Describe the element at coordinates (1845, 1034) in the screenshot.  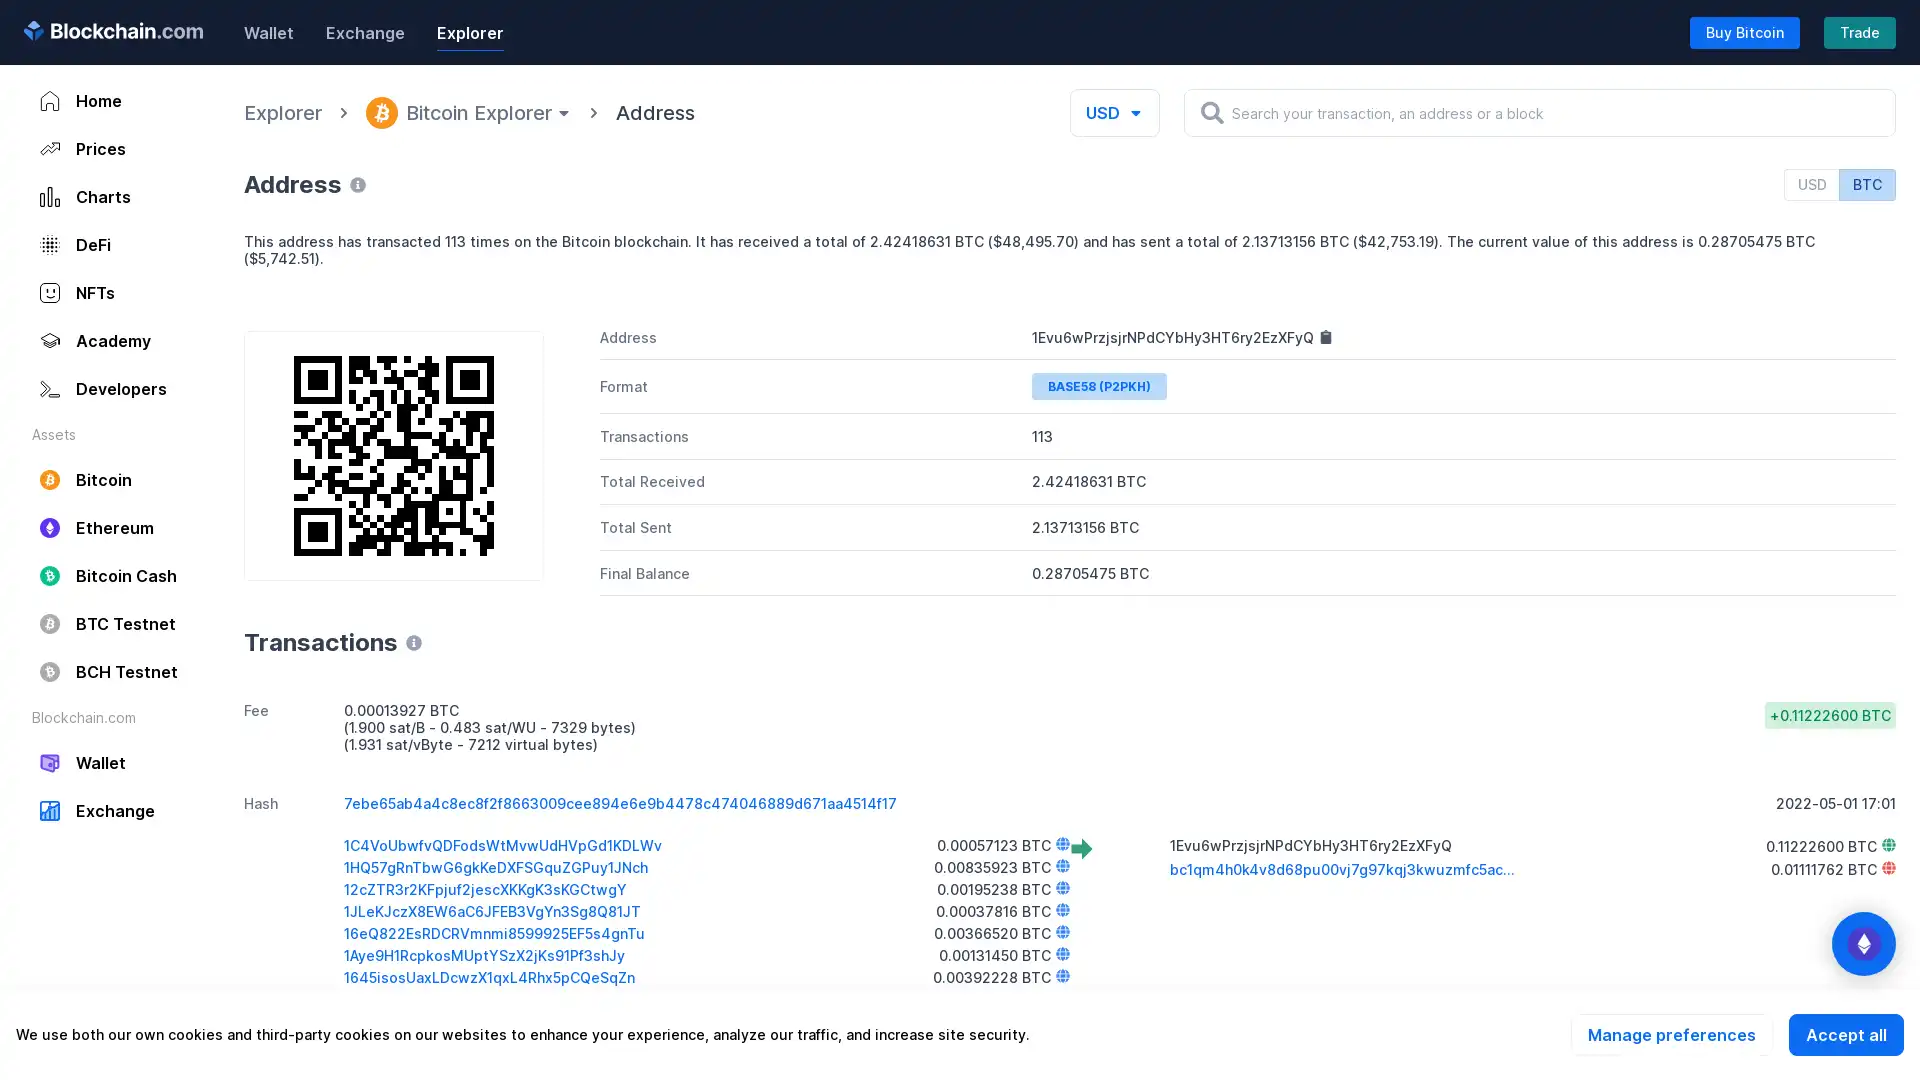
I see `Accept all` at that location.